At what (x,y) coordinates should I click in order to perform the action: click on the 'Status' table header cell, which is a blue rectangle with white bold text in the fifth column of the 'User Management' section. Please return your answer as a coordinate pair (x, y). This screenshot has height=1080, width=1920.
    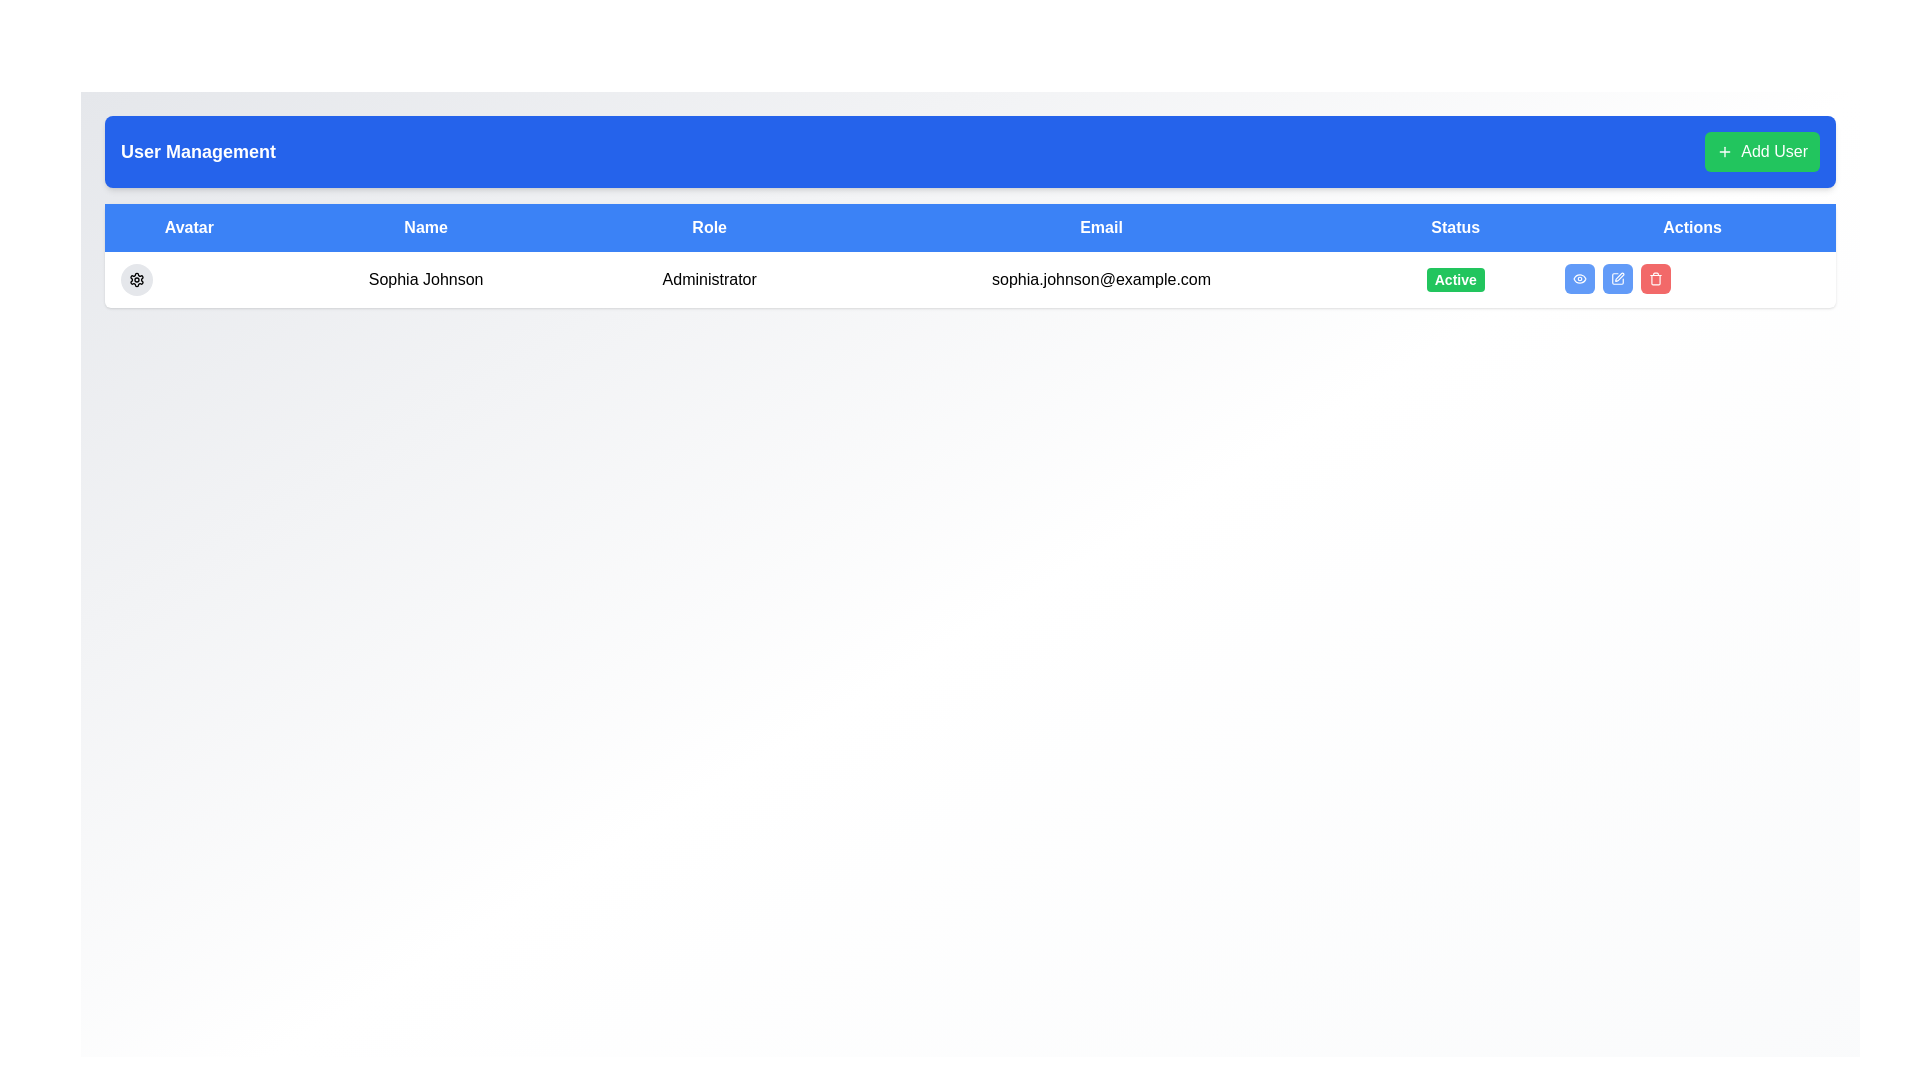
    Looking at the image, I should click on (1455, 226).